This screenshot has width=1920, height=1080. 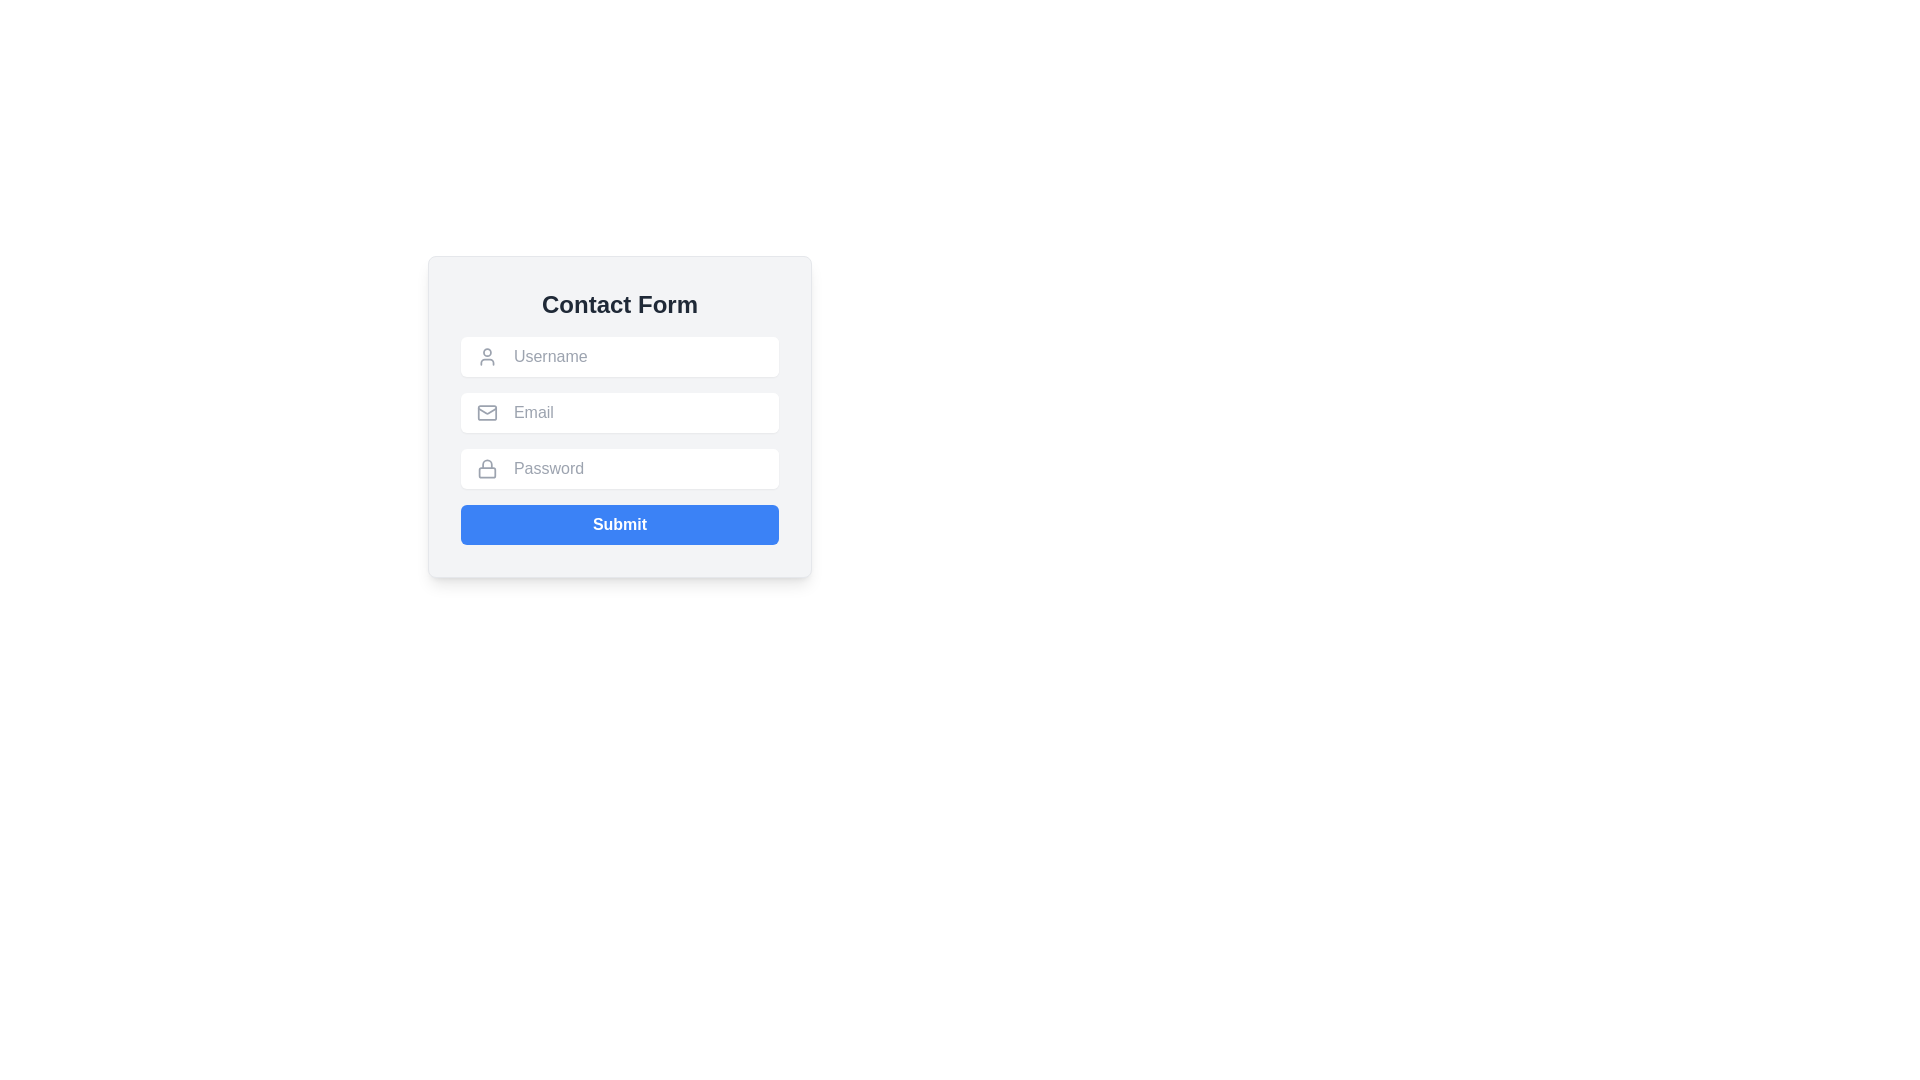 I want to click on the icon that indicates the input field for entering a username, which is located slightly to the left of the username input box, so click(x=487, y=356).